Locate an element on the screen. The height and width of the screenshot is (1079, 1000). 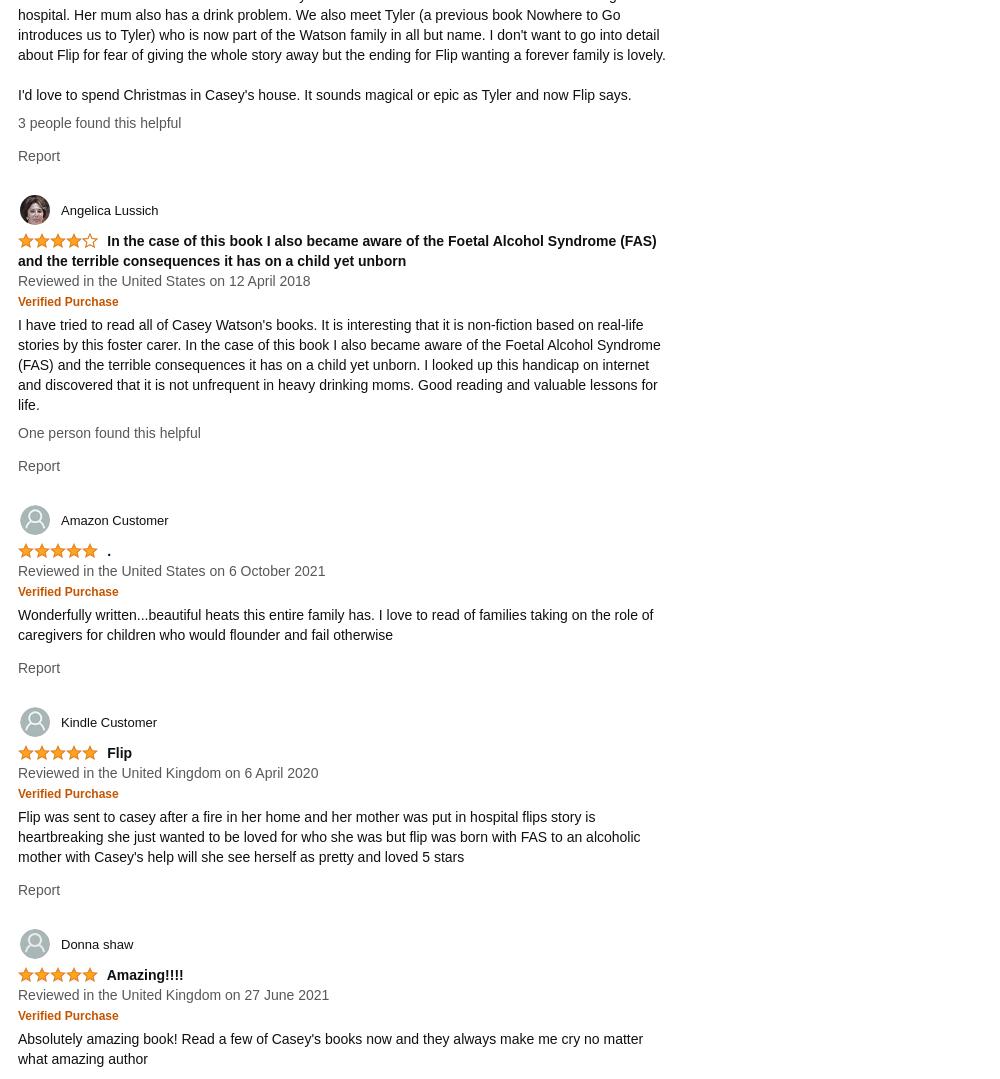
'Reviewed in the United States on 6 October 2021' is located at coordinates (171, 570).